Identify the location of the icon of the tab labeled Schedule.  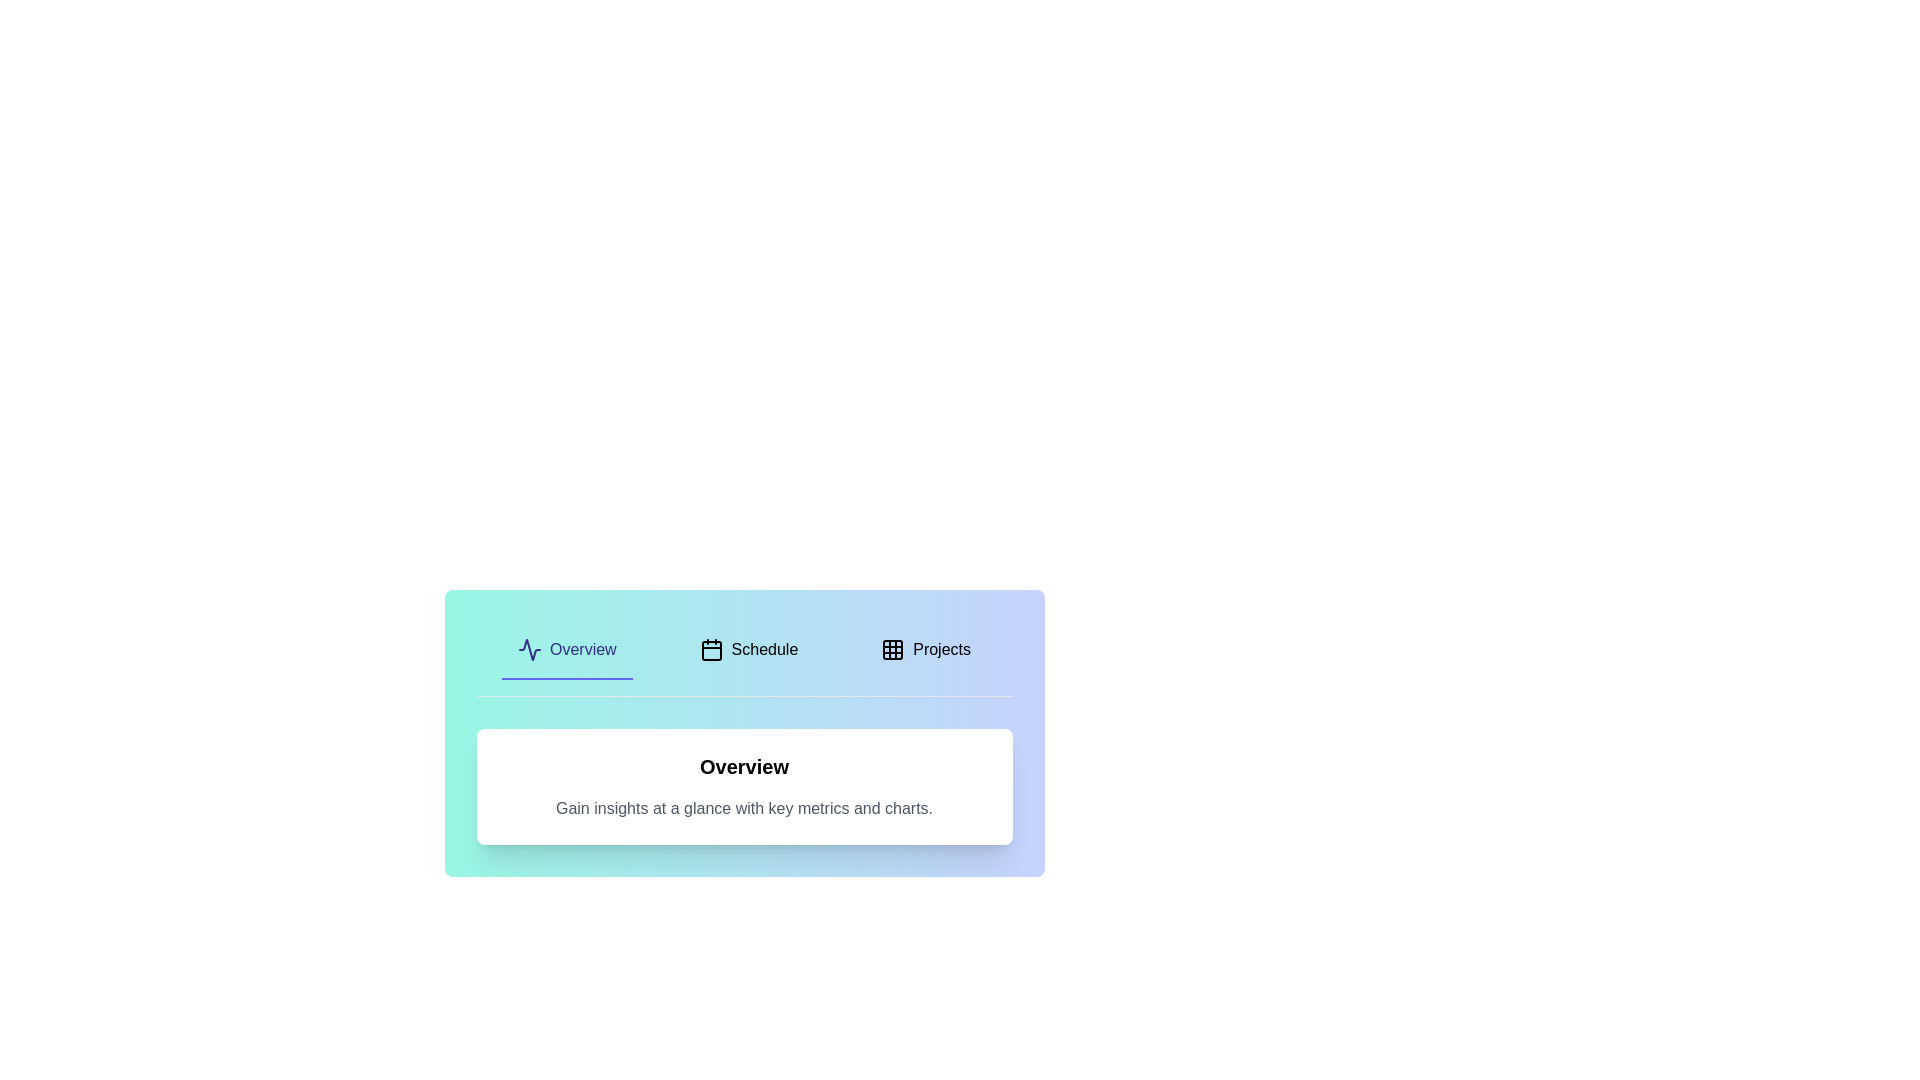
(711, 650).